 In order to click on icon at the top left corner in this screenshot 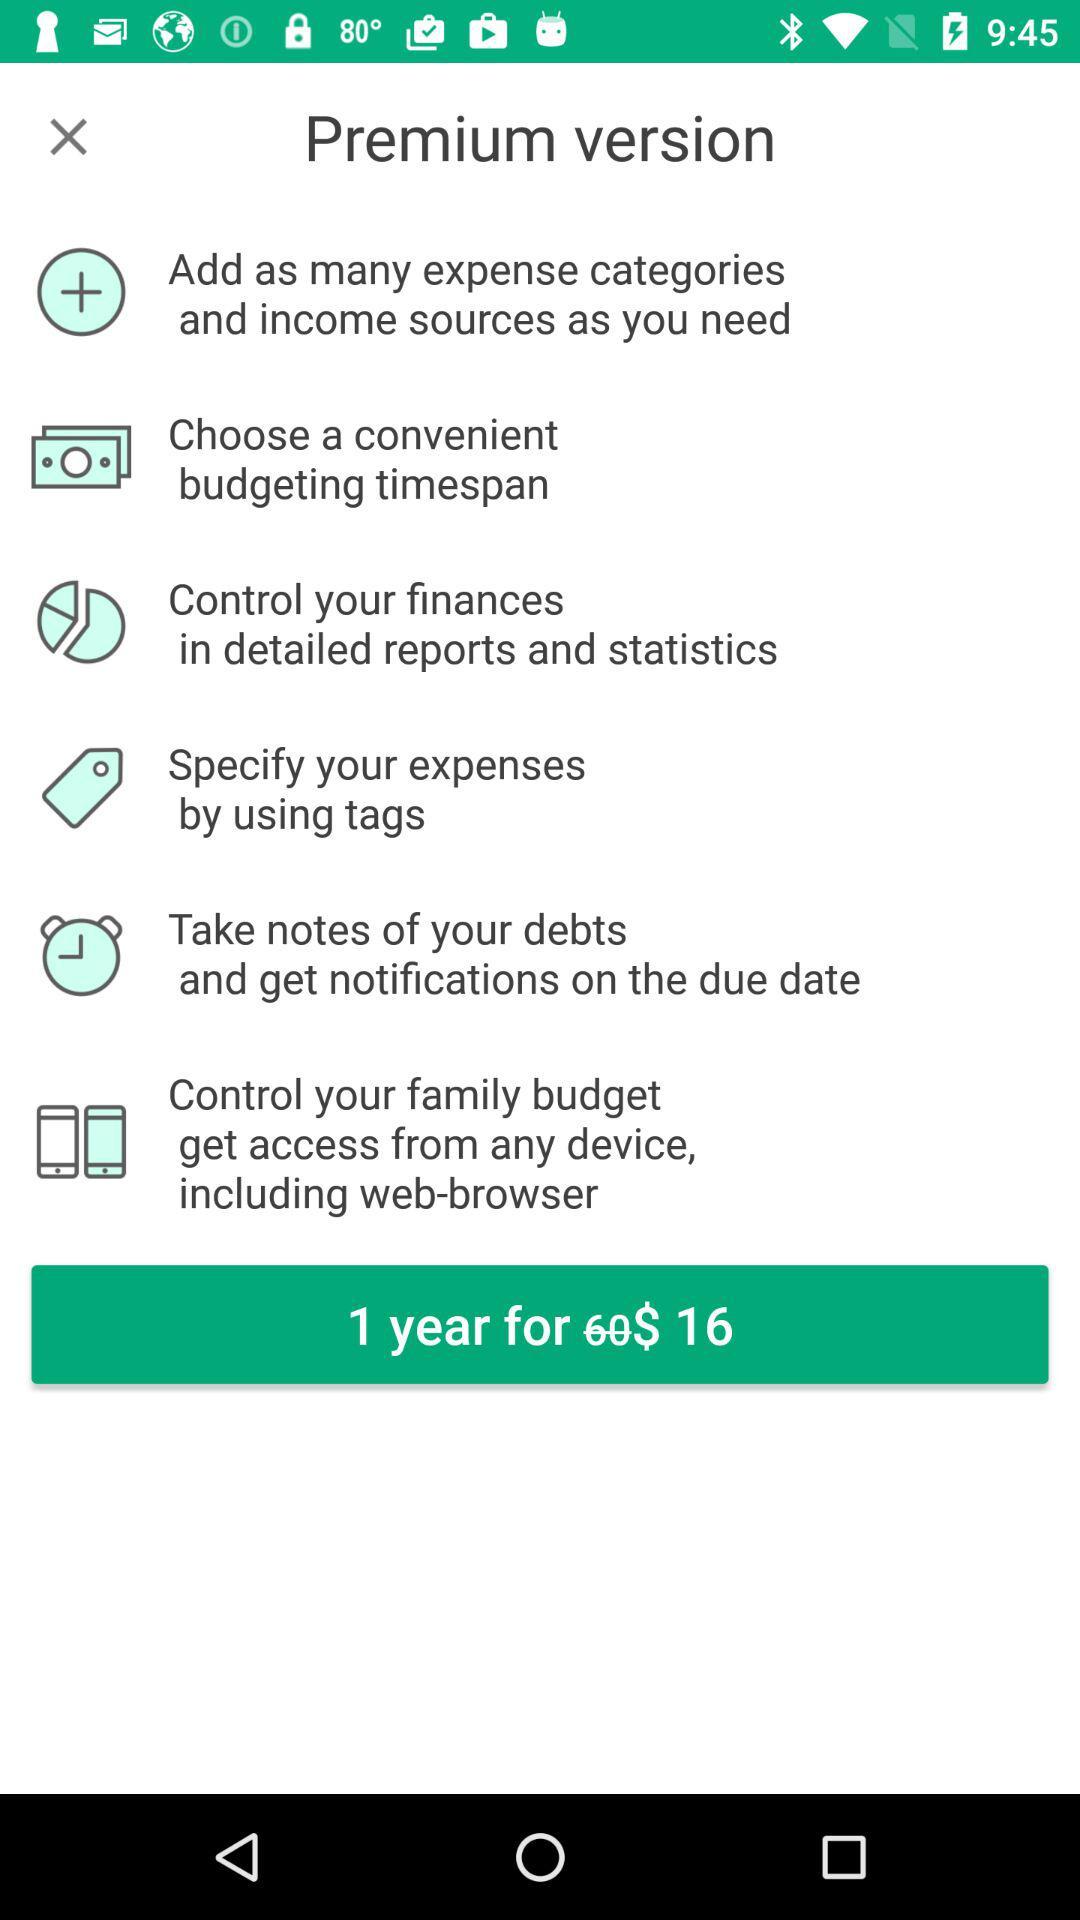, I will do `click(67, 135)`.